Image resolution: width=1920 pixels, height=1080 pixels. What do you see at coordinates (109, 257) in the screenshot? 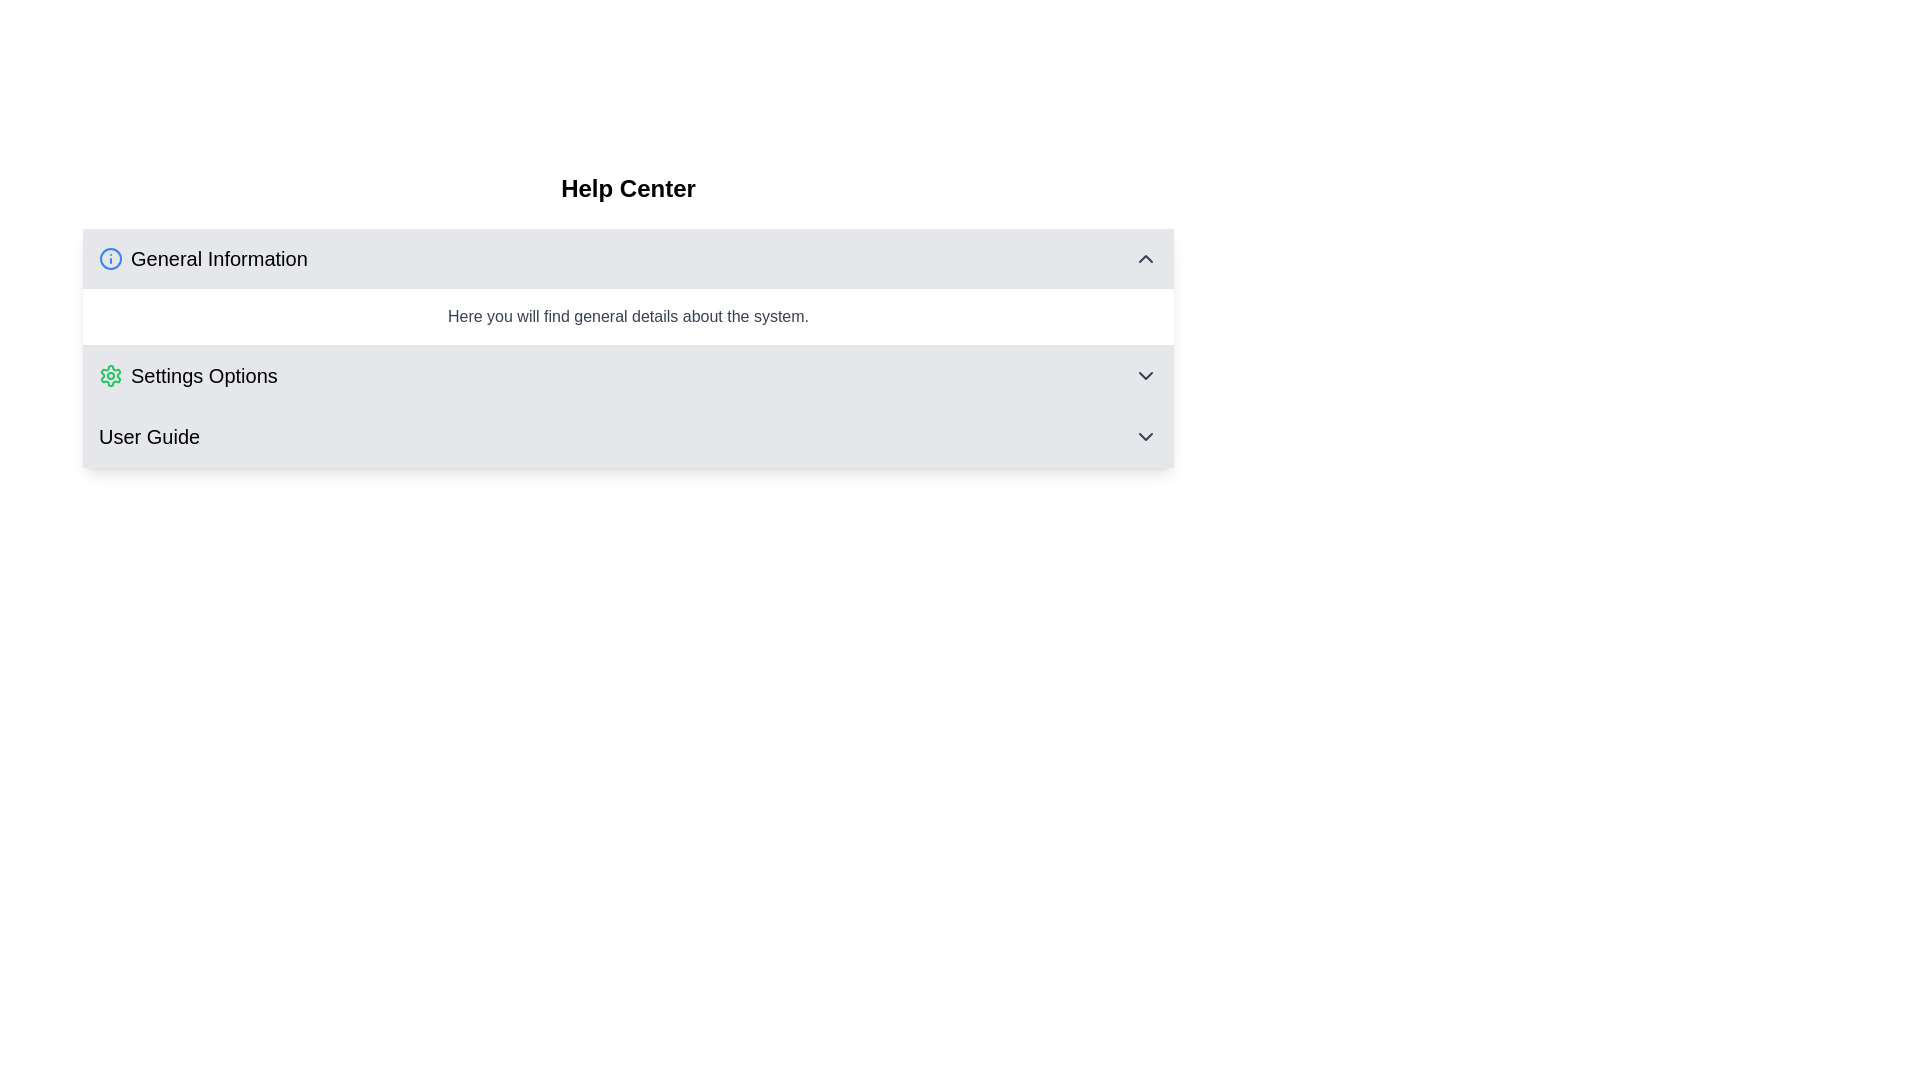
I see `the circular blue outlined 'info' icon located to the left of the 'General Information' text in the Help Center section` at bounding box center [109, 257].